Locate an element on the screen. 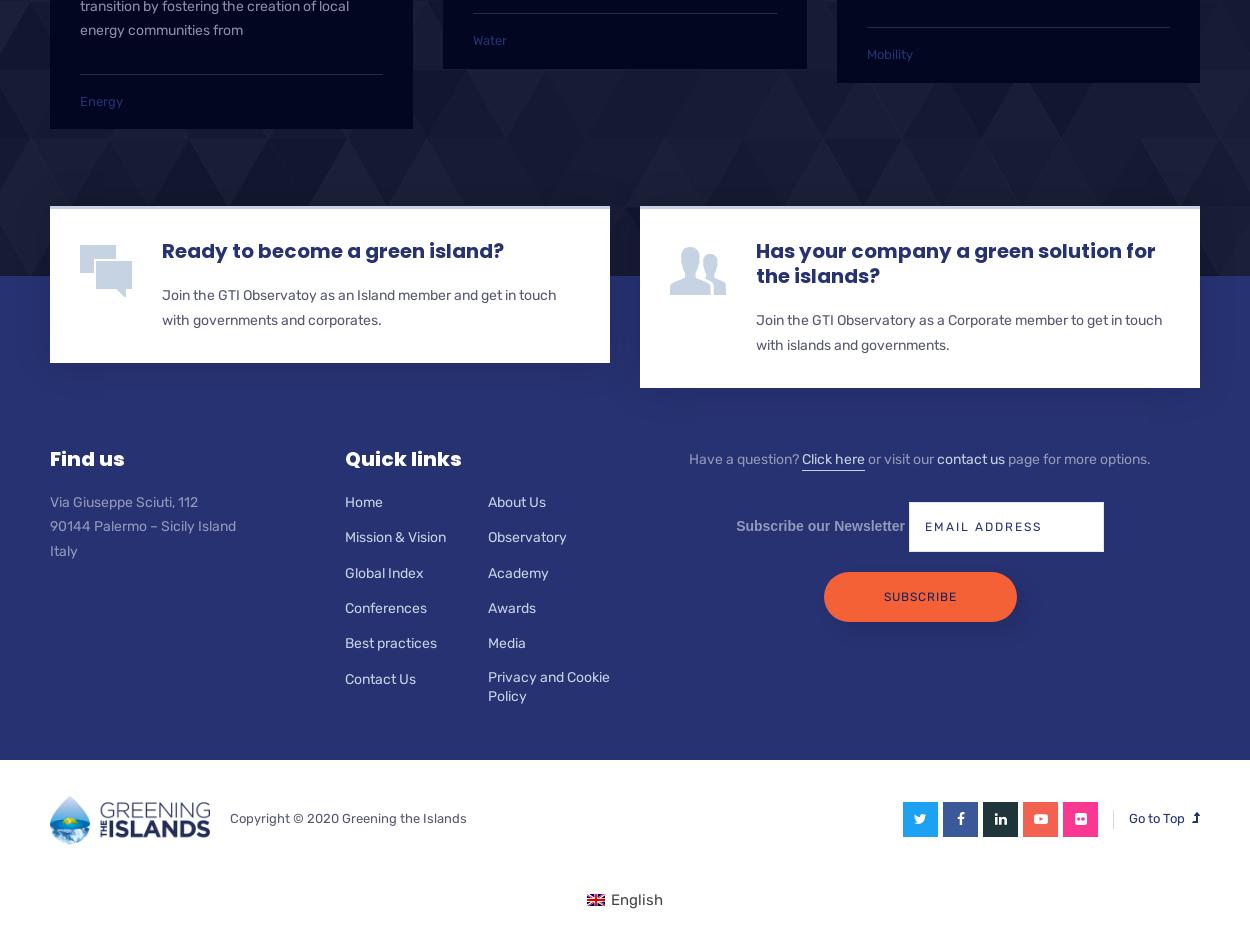 The image size is (1250, 950). 'contact us' is located at coordinates (970, 457).